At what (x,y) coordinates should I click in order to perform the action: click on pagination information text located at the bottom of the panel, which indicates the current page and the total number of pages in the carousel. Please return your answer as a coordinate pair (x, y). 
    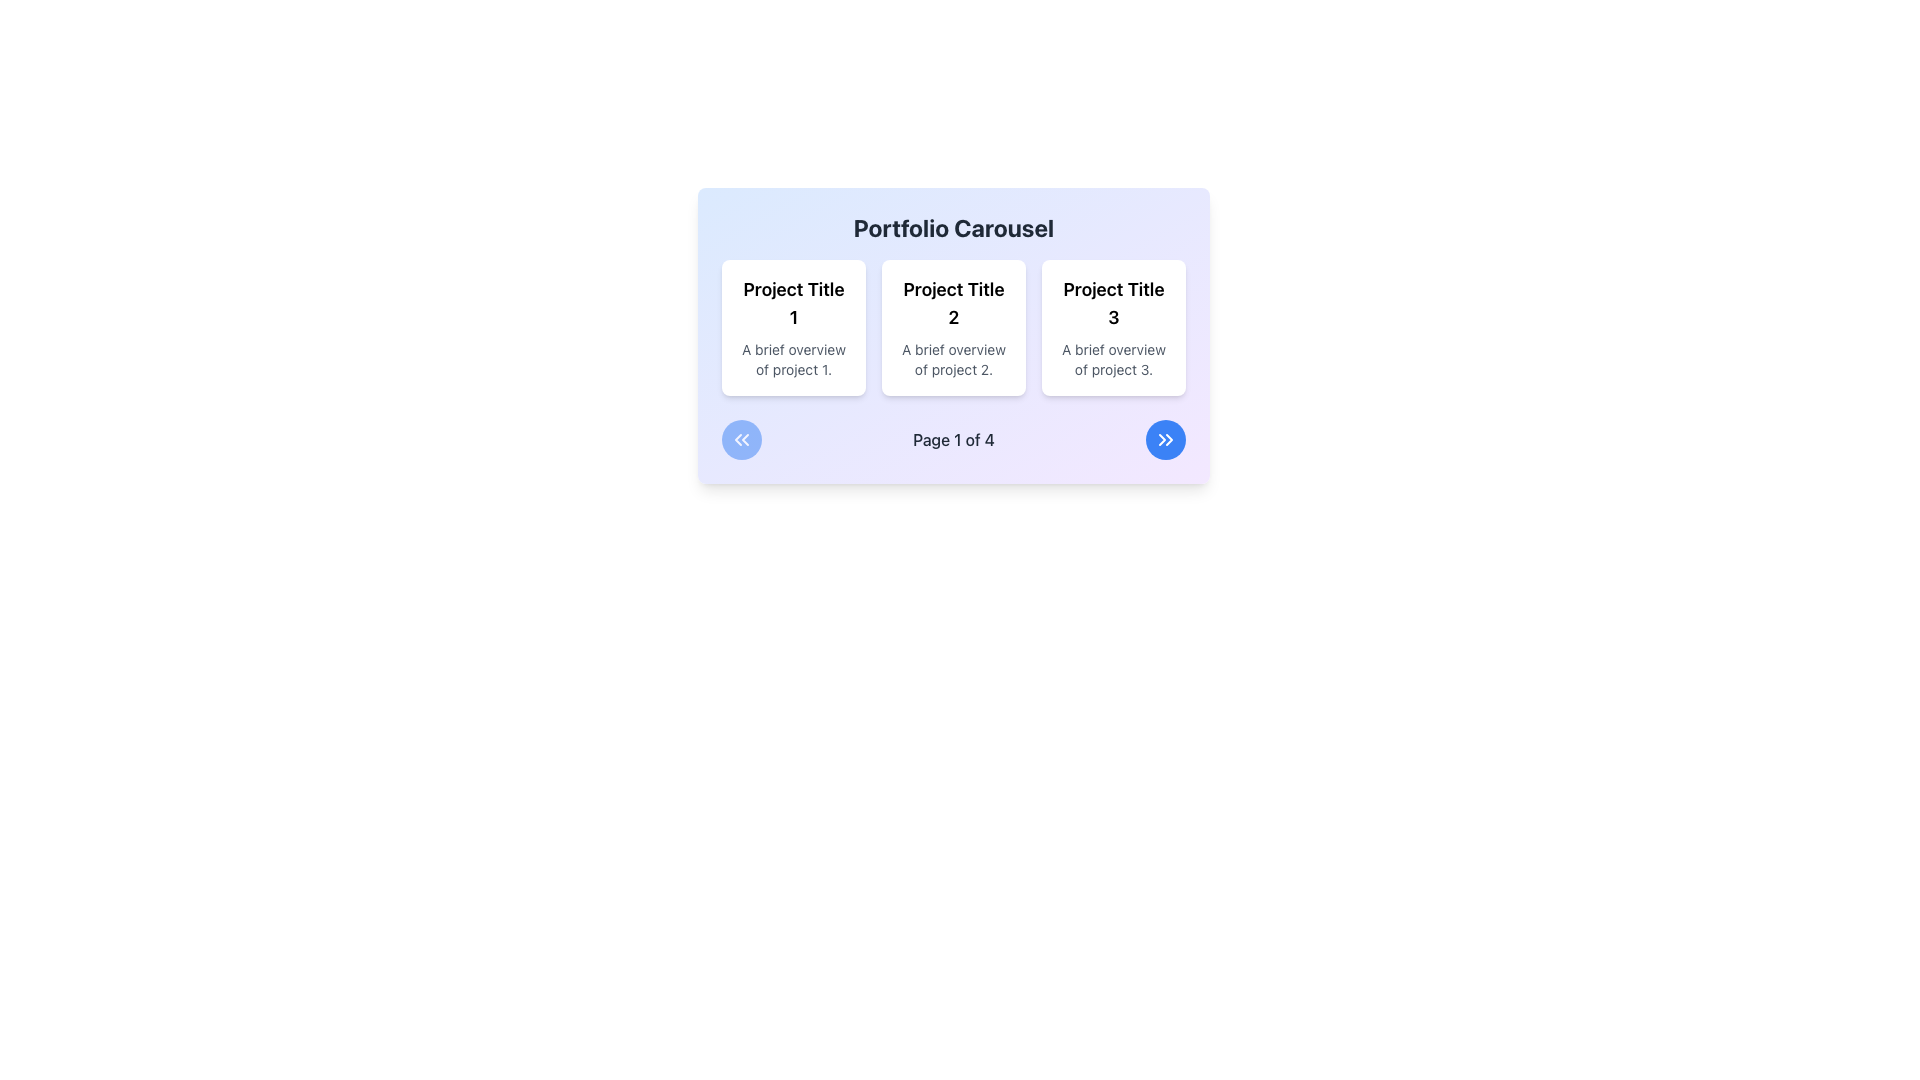
    Looking at the image, I should click on (953, 438).